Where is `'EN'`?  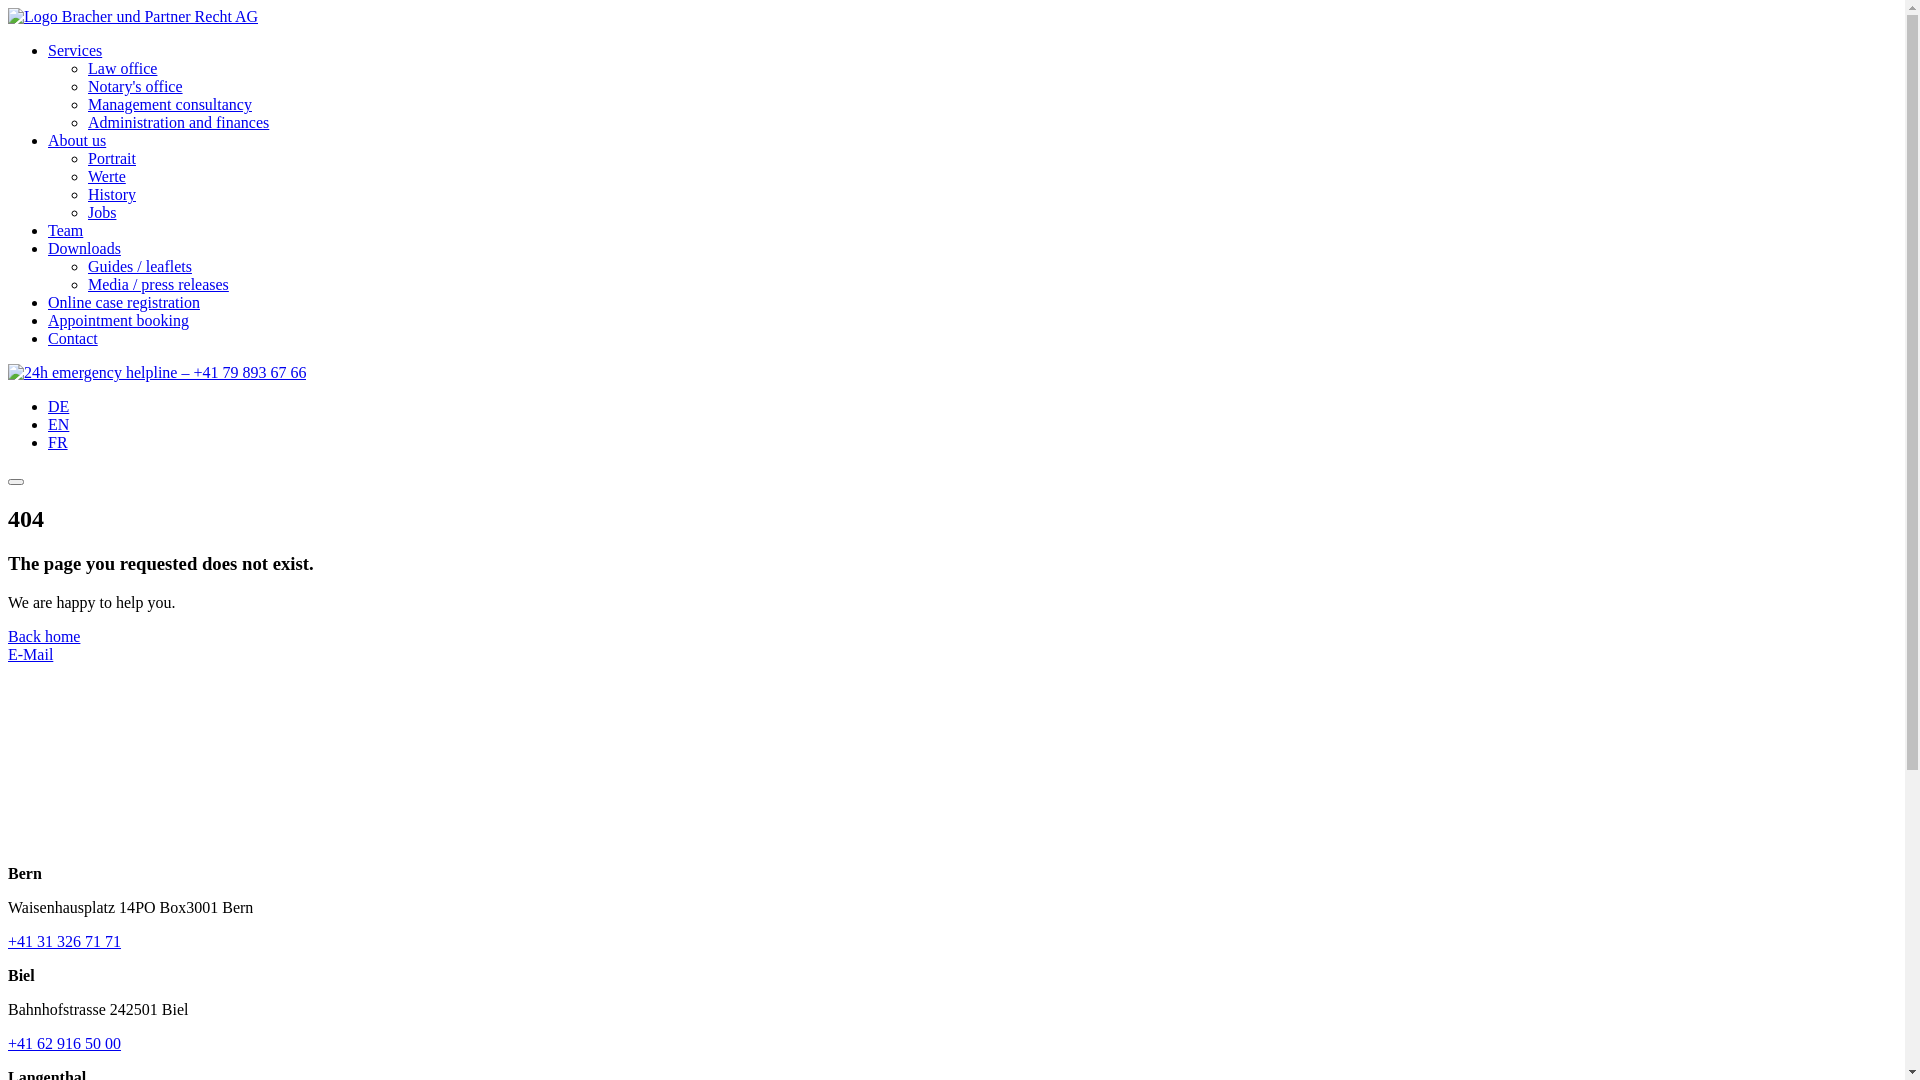
'EN' is located at coordinates (58, 423).